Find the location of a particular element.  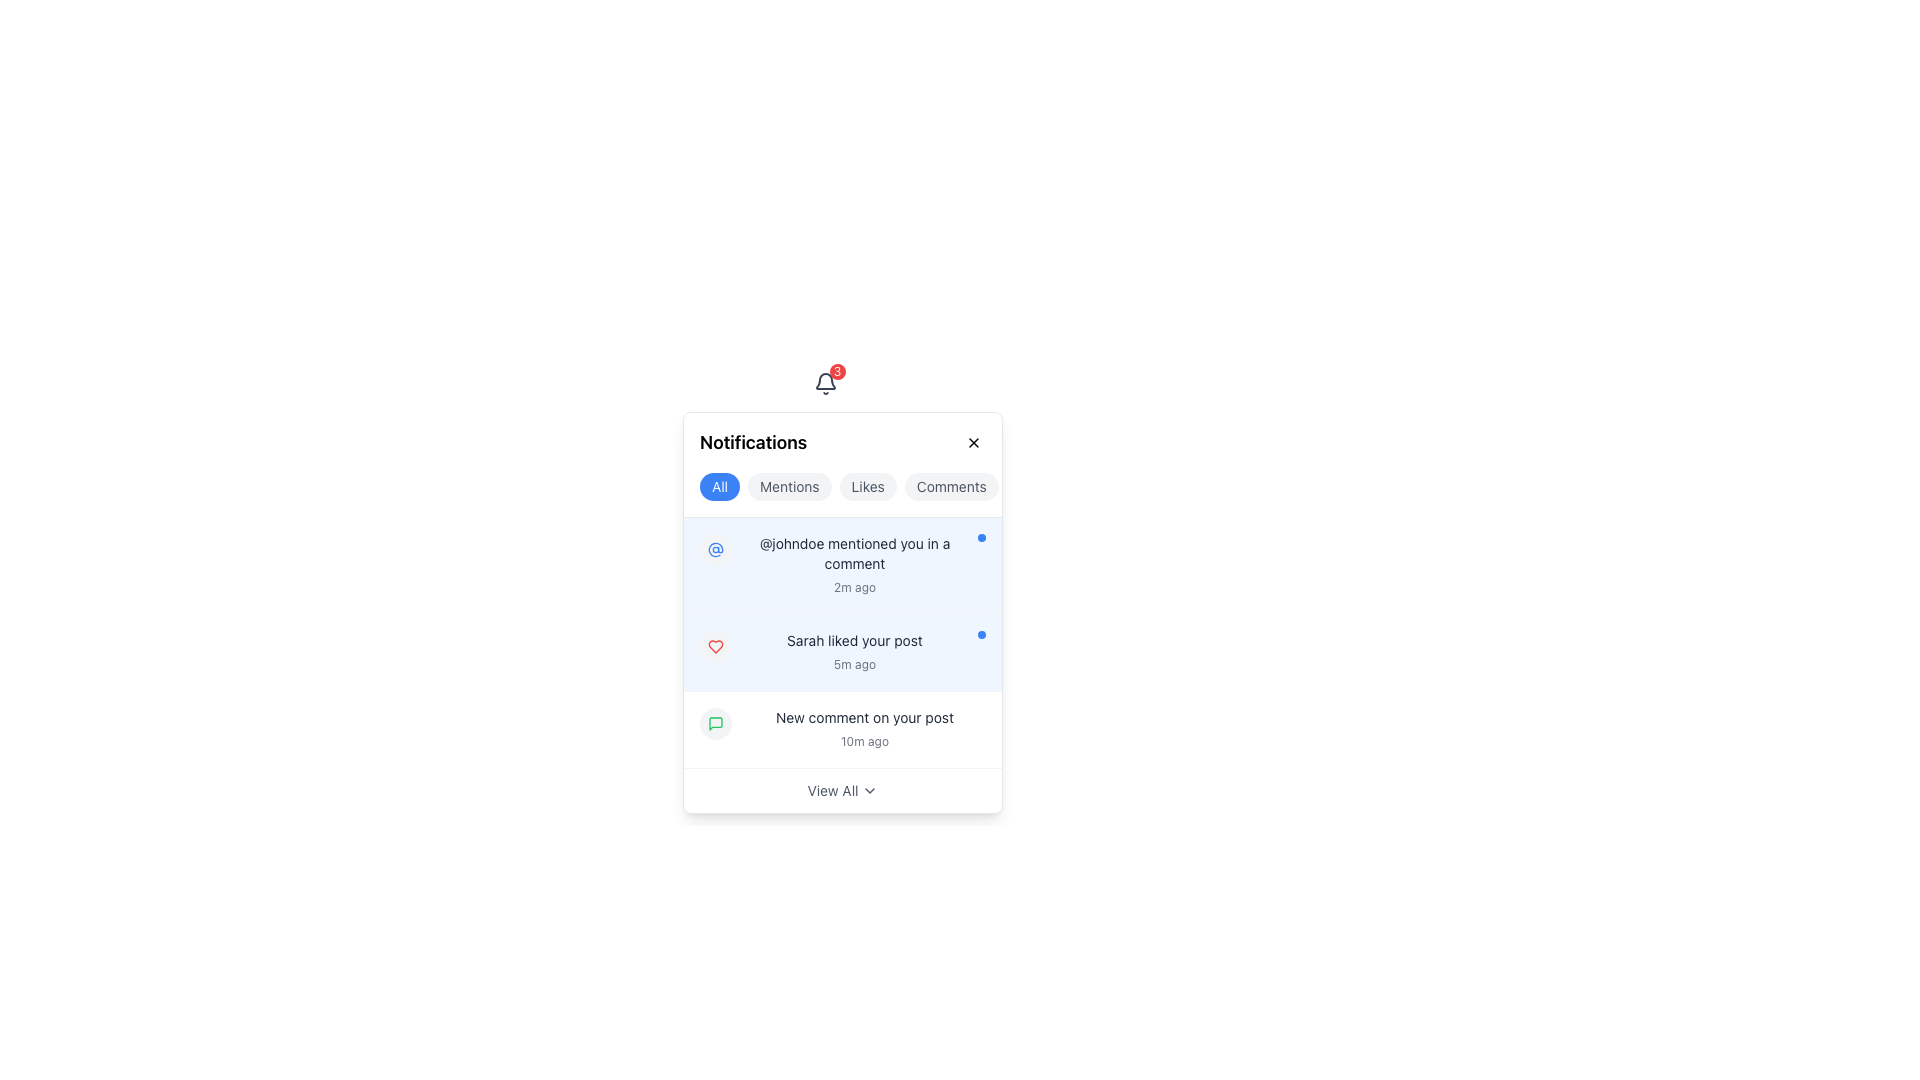

the cross icon button in the top-right corner of the notification pop-up box is located at coordinates (974, 442).